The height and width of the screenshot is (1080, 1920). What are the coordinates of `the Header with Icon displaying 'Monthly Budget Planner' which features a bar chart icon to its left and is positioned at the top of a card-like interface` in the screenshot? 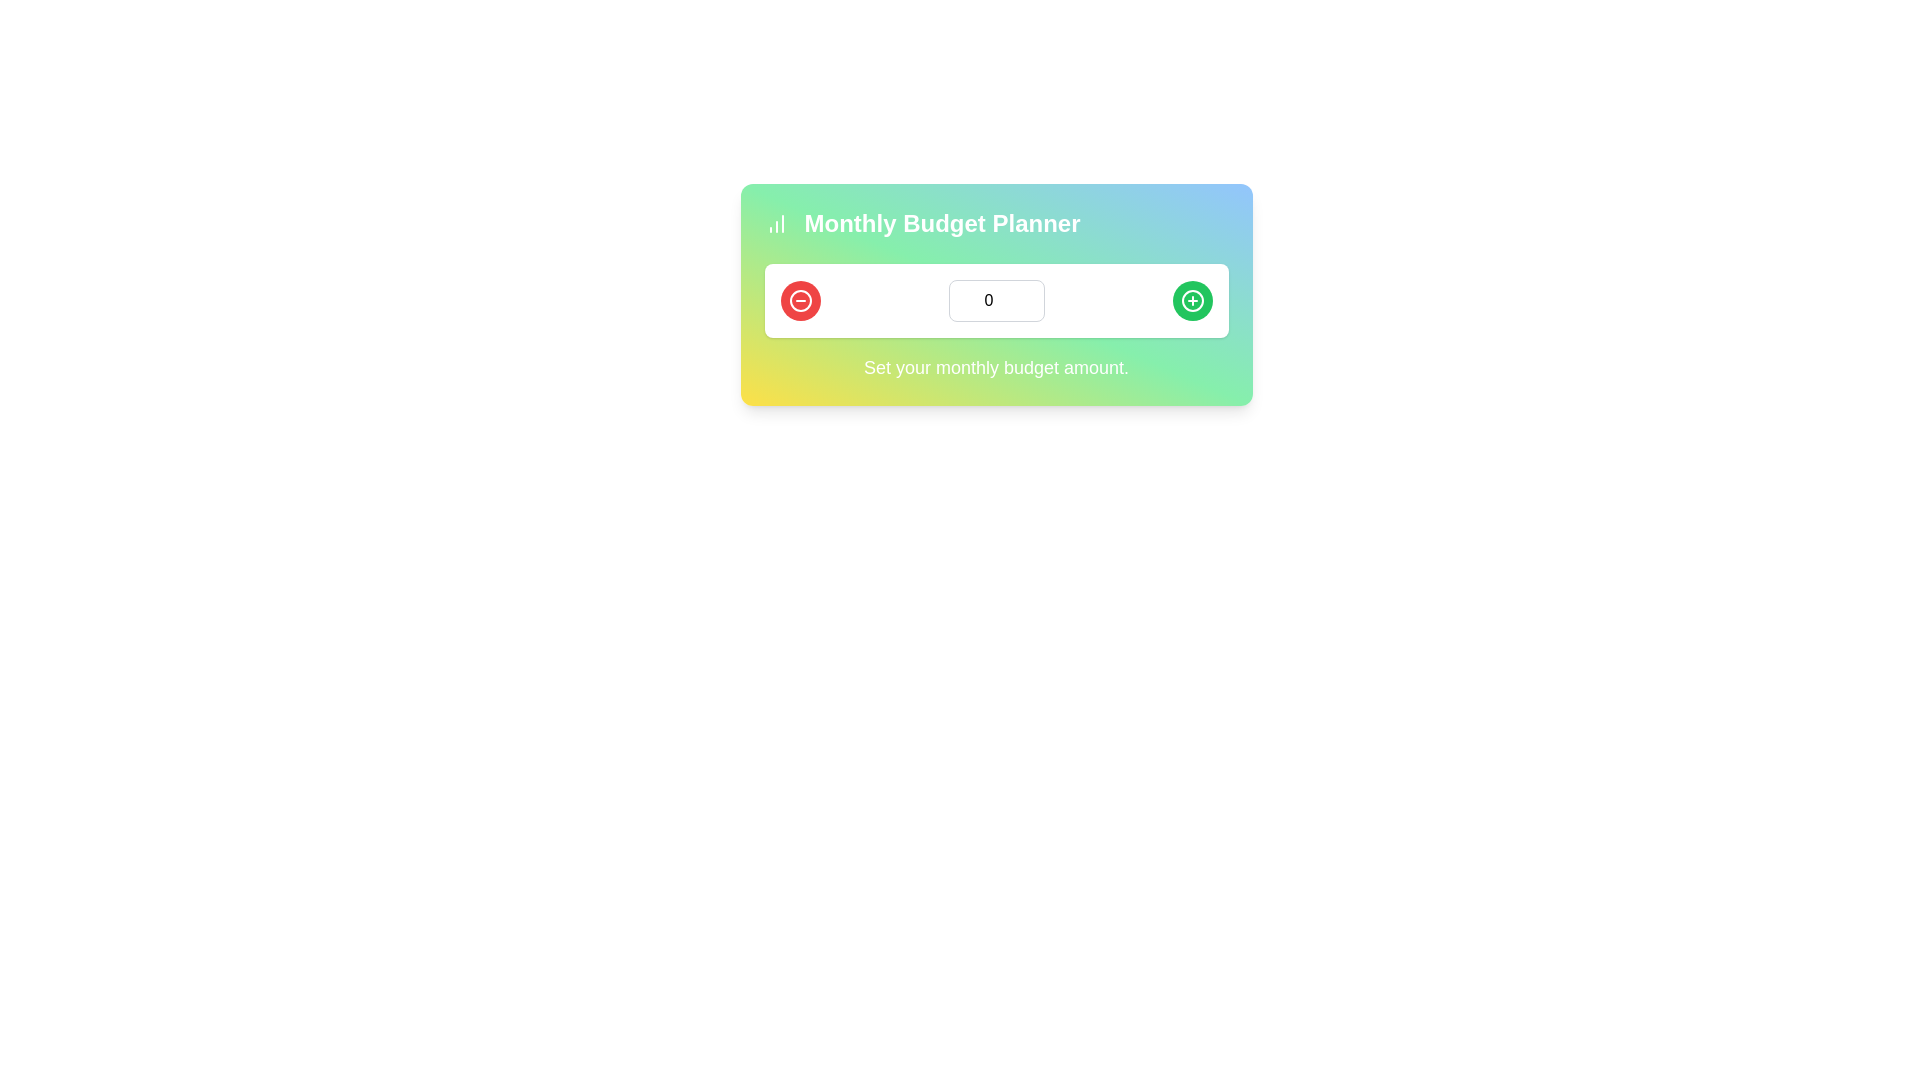 It's located at (996, 223).